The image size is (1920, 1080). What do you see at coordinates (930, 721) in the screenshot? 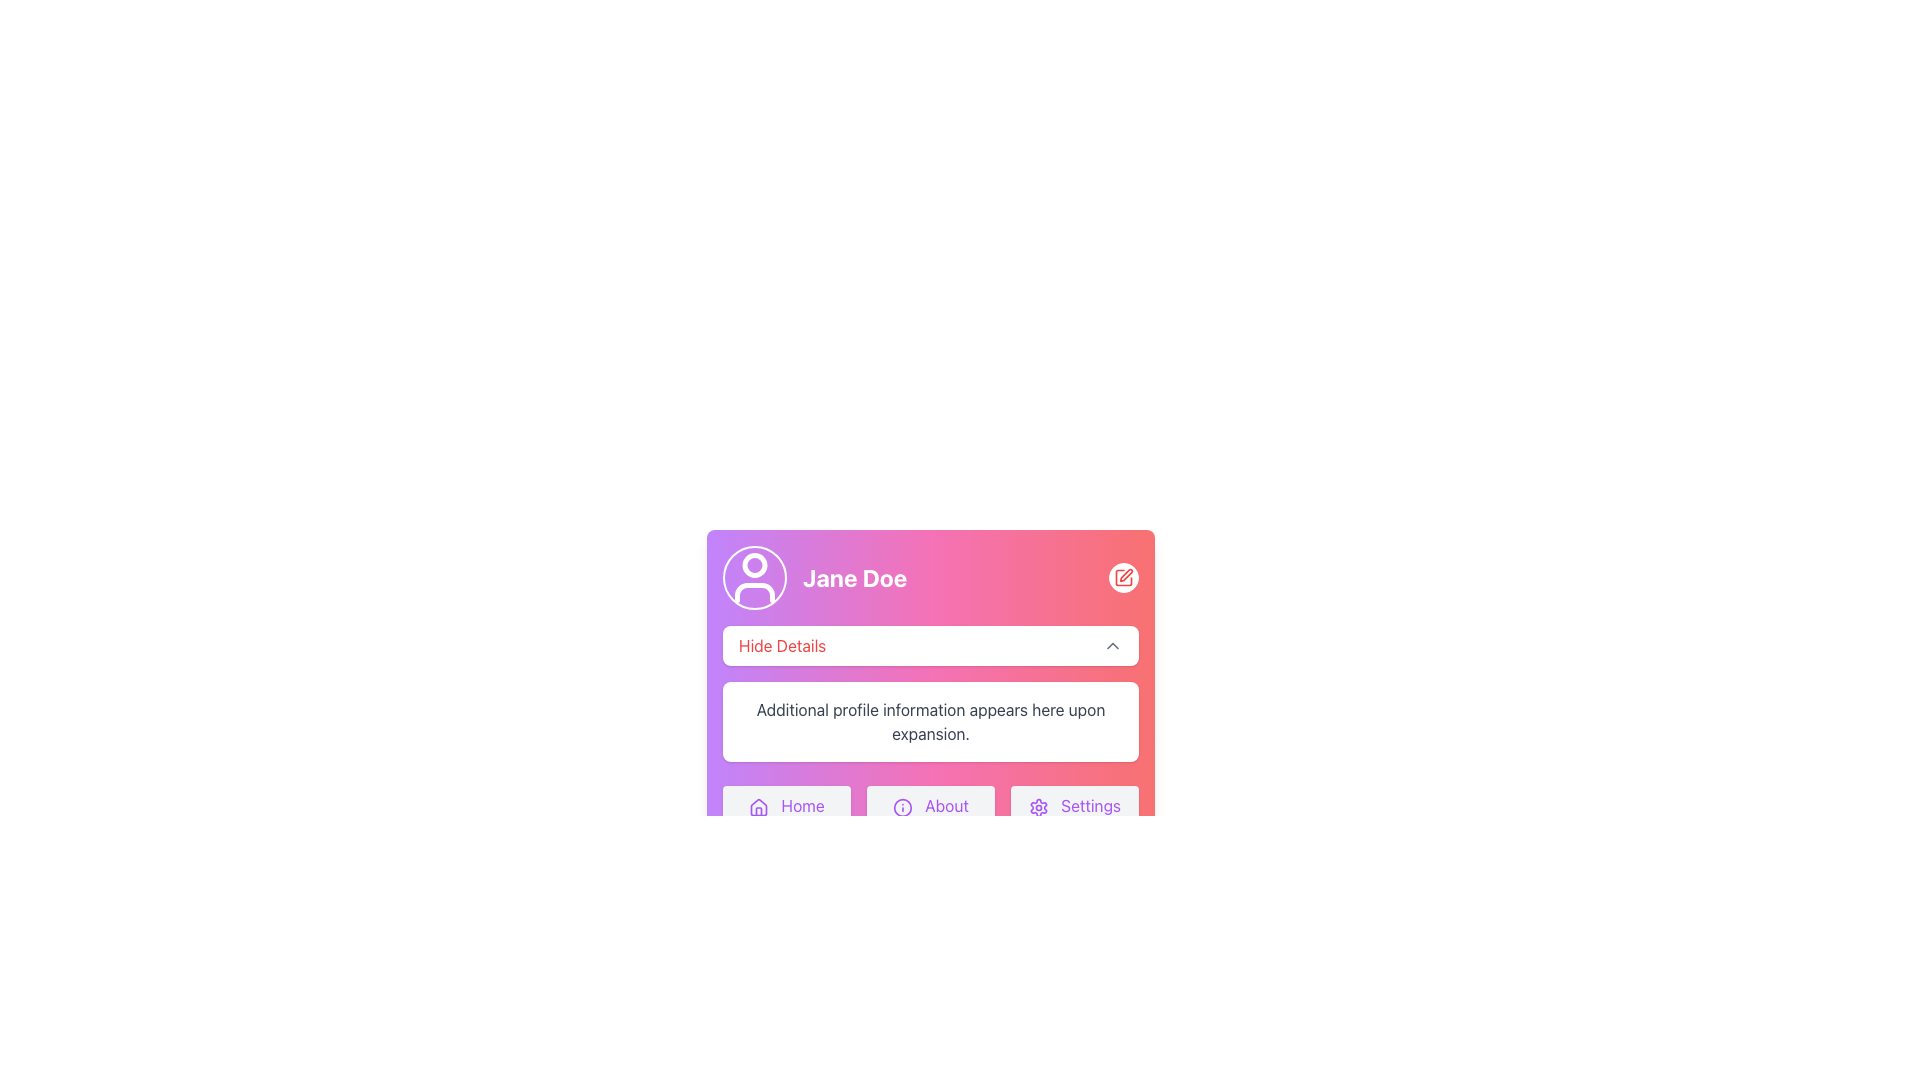
I see `text from the Text Label located beneath the 'Hide Details' toggle button, positioned at the center-bottom section of the user details card` at bounding box center [930, 721].